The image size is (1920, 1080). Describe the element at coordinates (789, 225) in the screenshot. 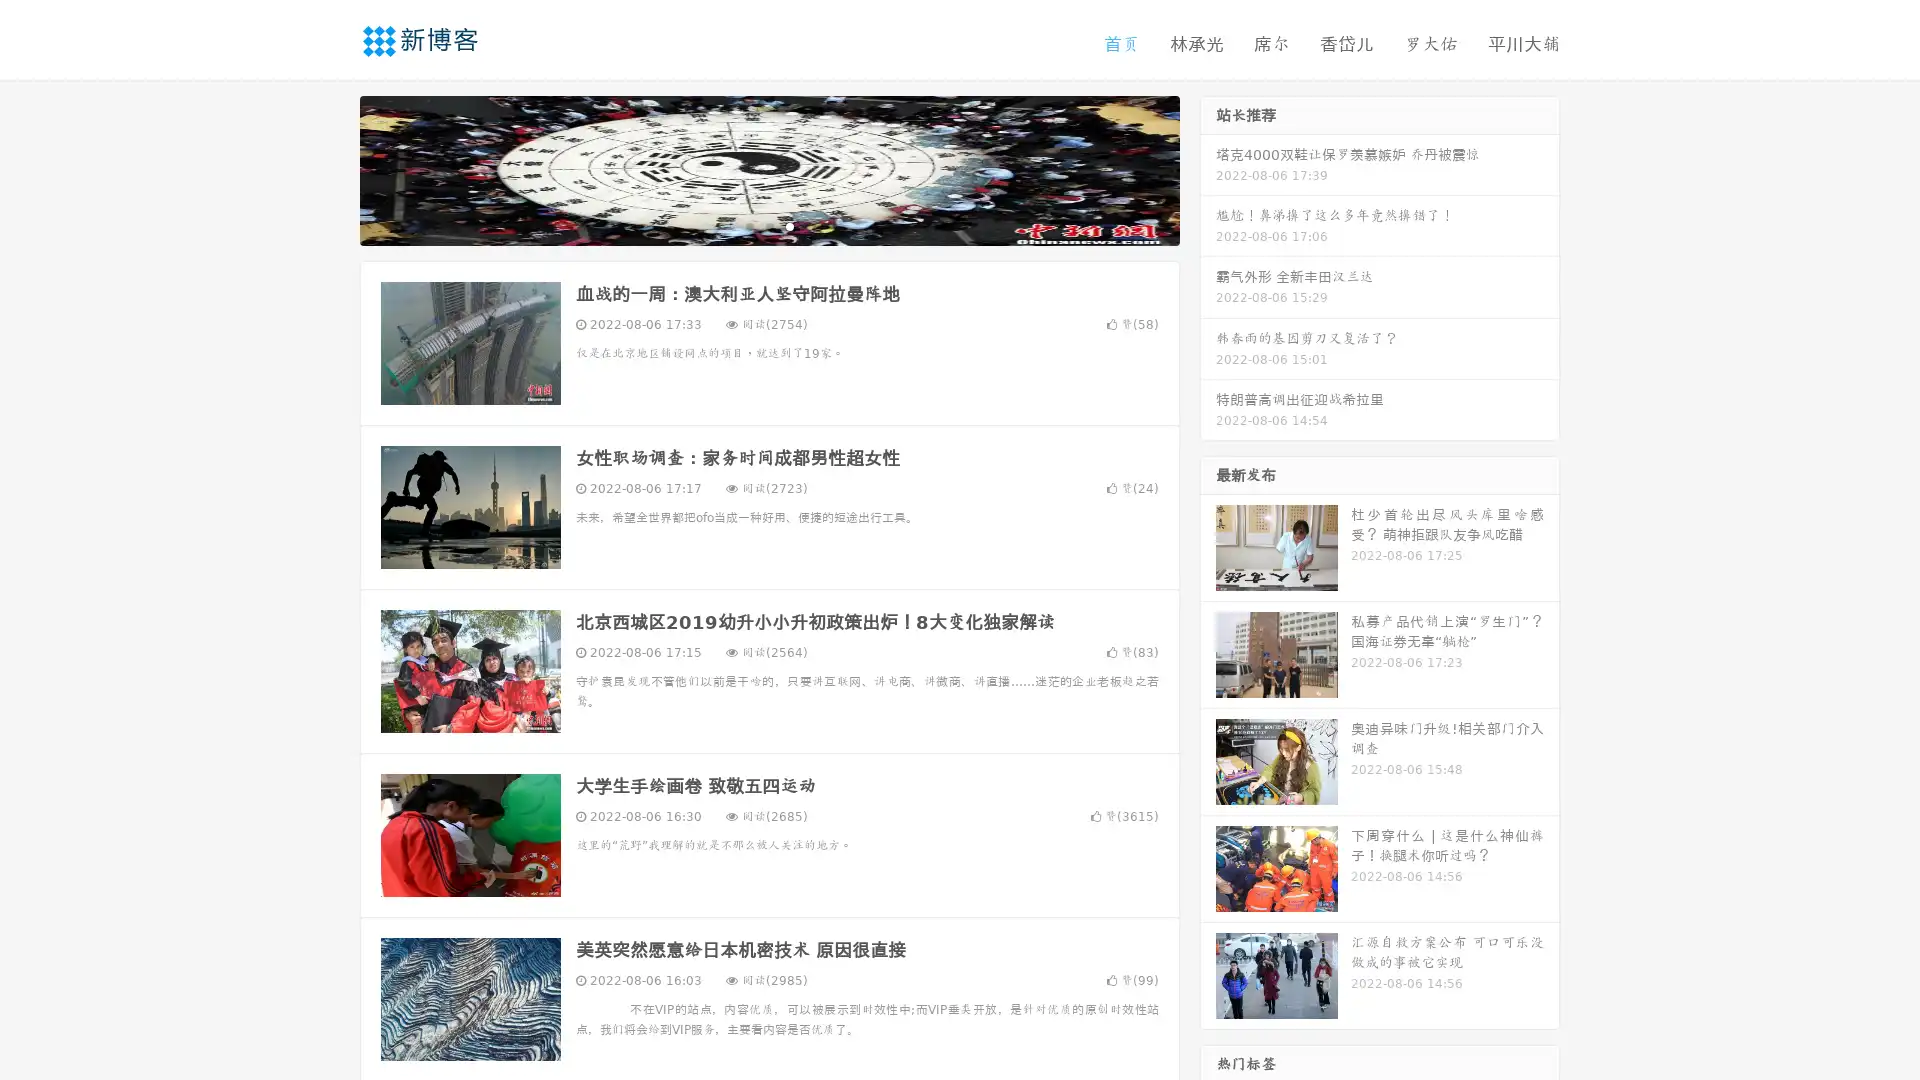

I see `Go to slide 3` at that location.